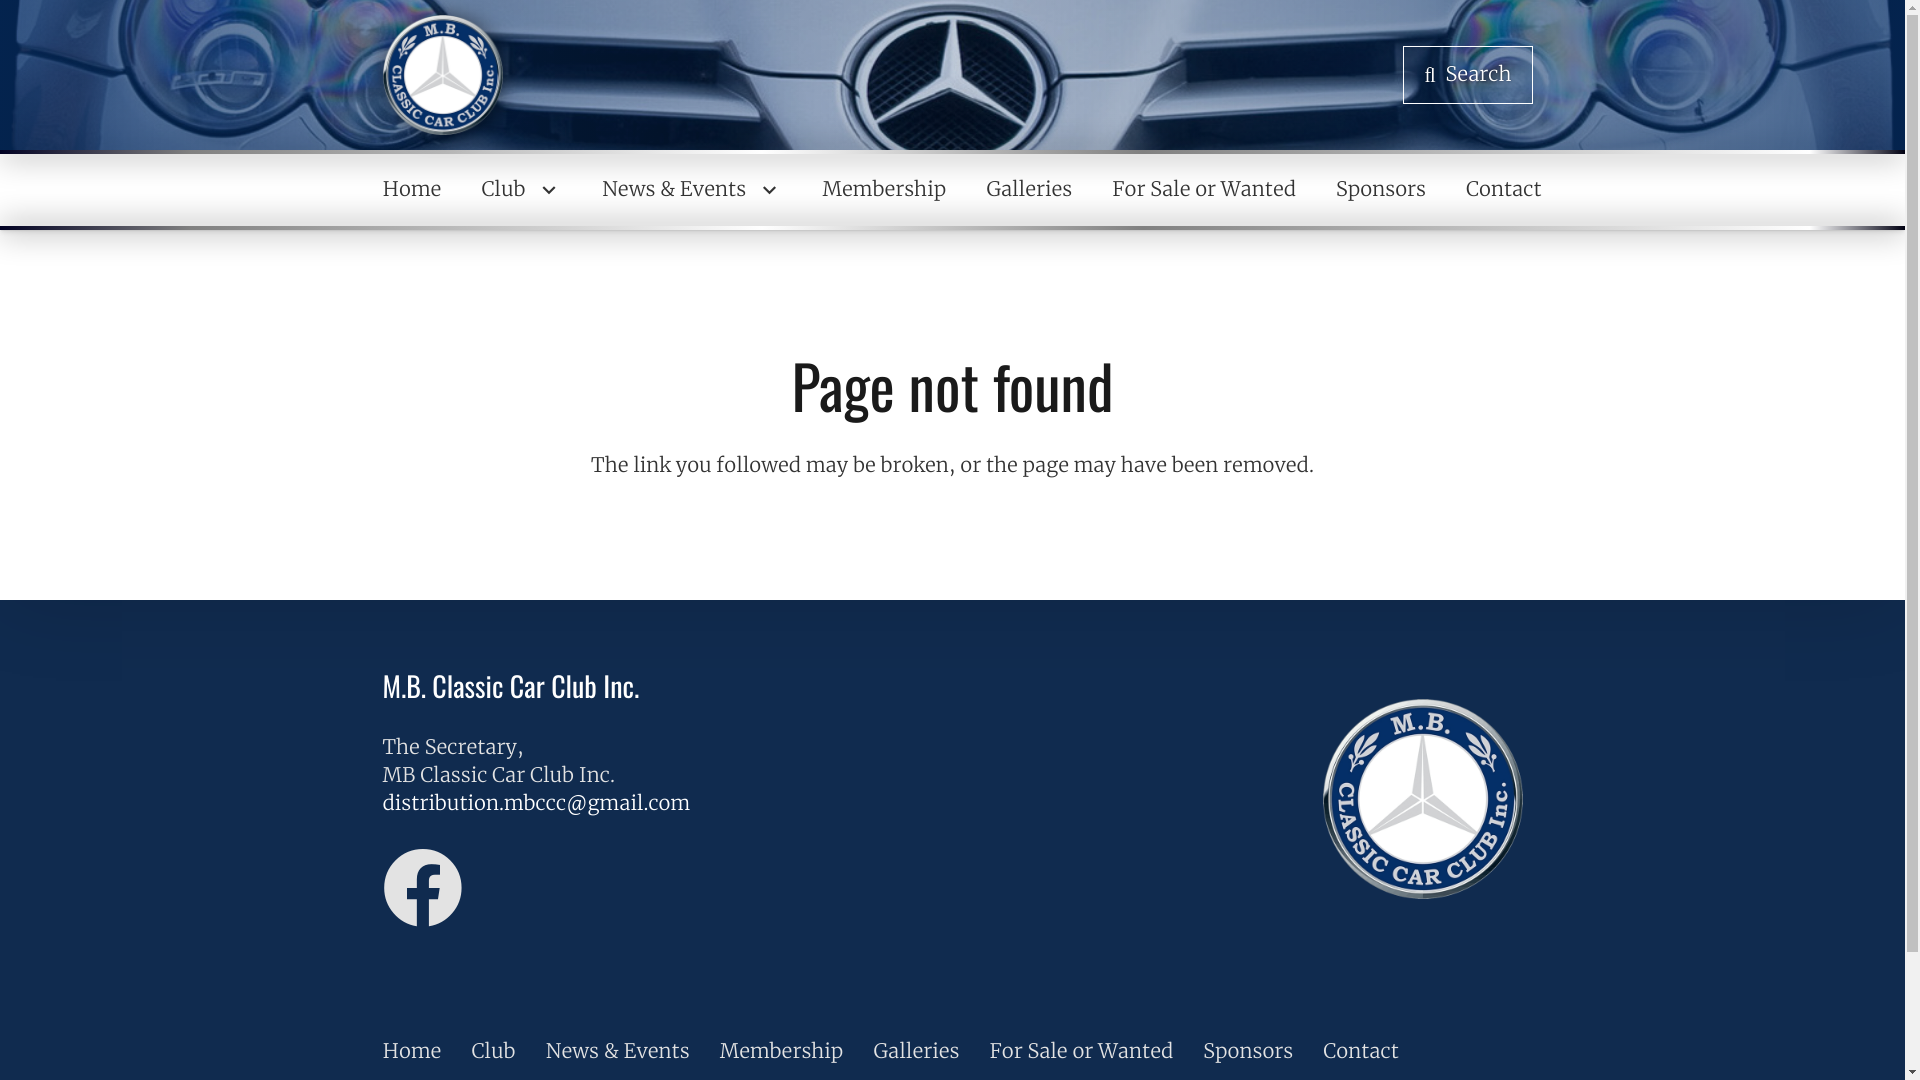  What do you see at coordinates (692, 189) in the screenshot?
I see `'News & Events'` at bounding box center [692, 189].